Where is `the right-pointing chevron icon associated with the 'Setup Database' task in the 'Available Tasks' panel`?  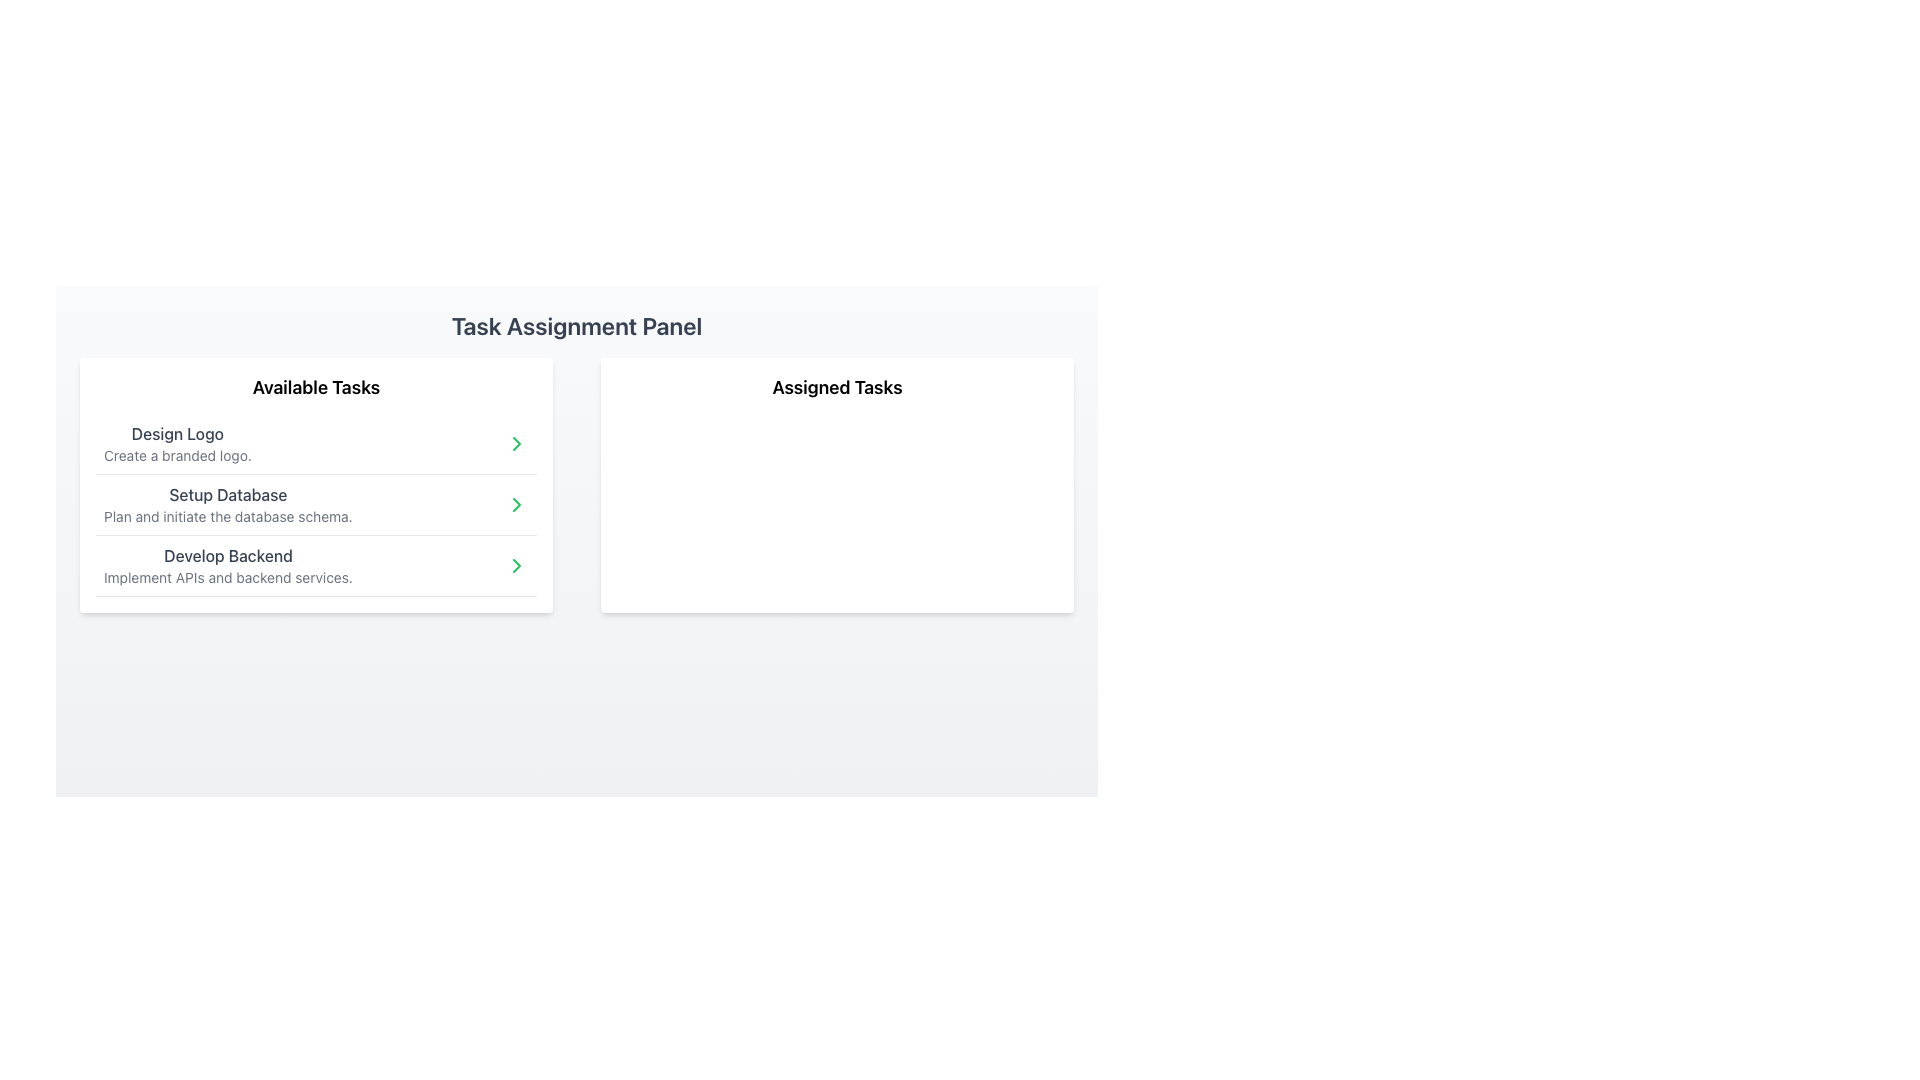 the right-pointing chevron icon associated with the 'Setup Database' task in the 'Available Tasks' panel is located at coordinates (517, 442).